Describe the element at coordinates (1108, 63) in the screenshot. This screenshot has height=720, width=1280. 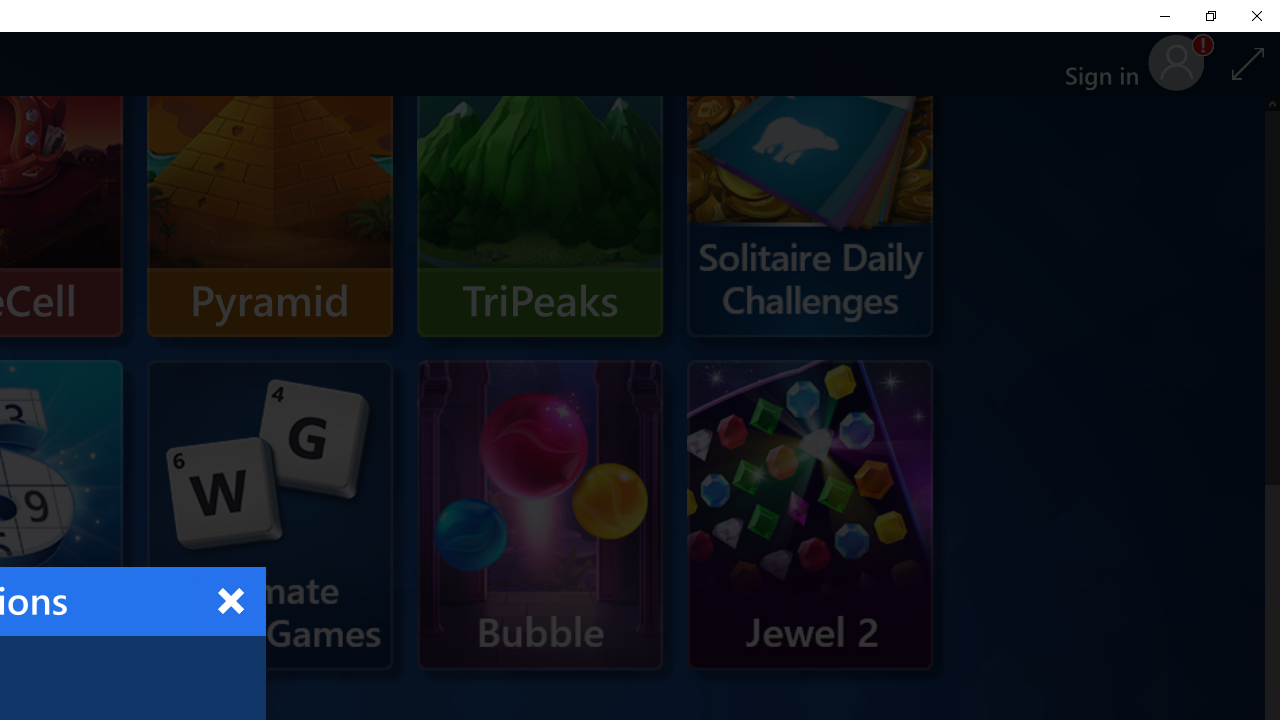
I see `'Sign in'` at that location.